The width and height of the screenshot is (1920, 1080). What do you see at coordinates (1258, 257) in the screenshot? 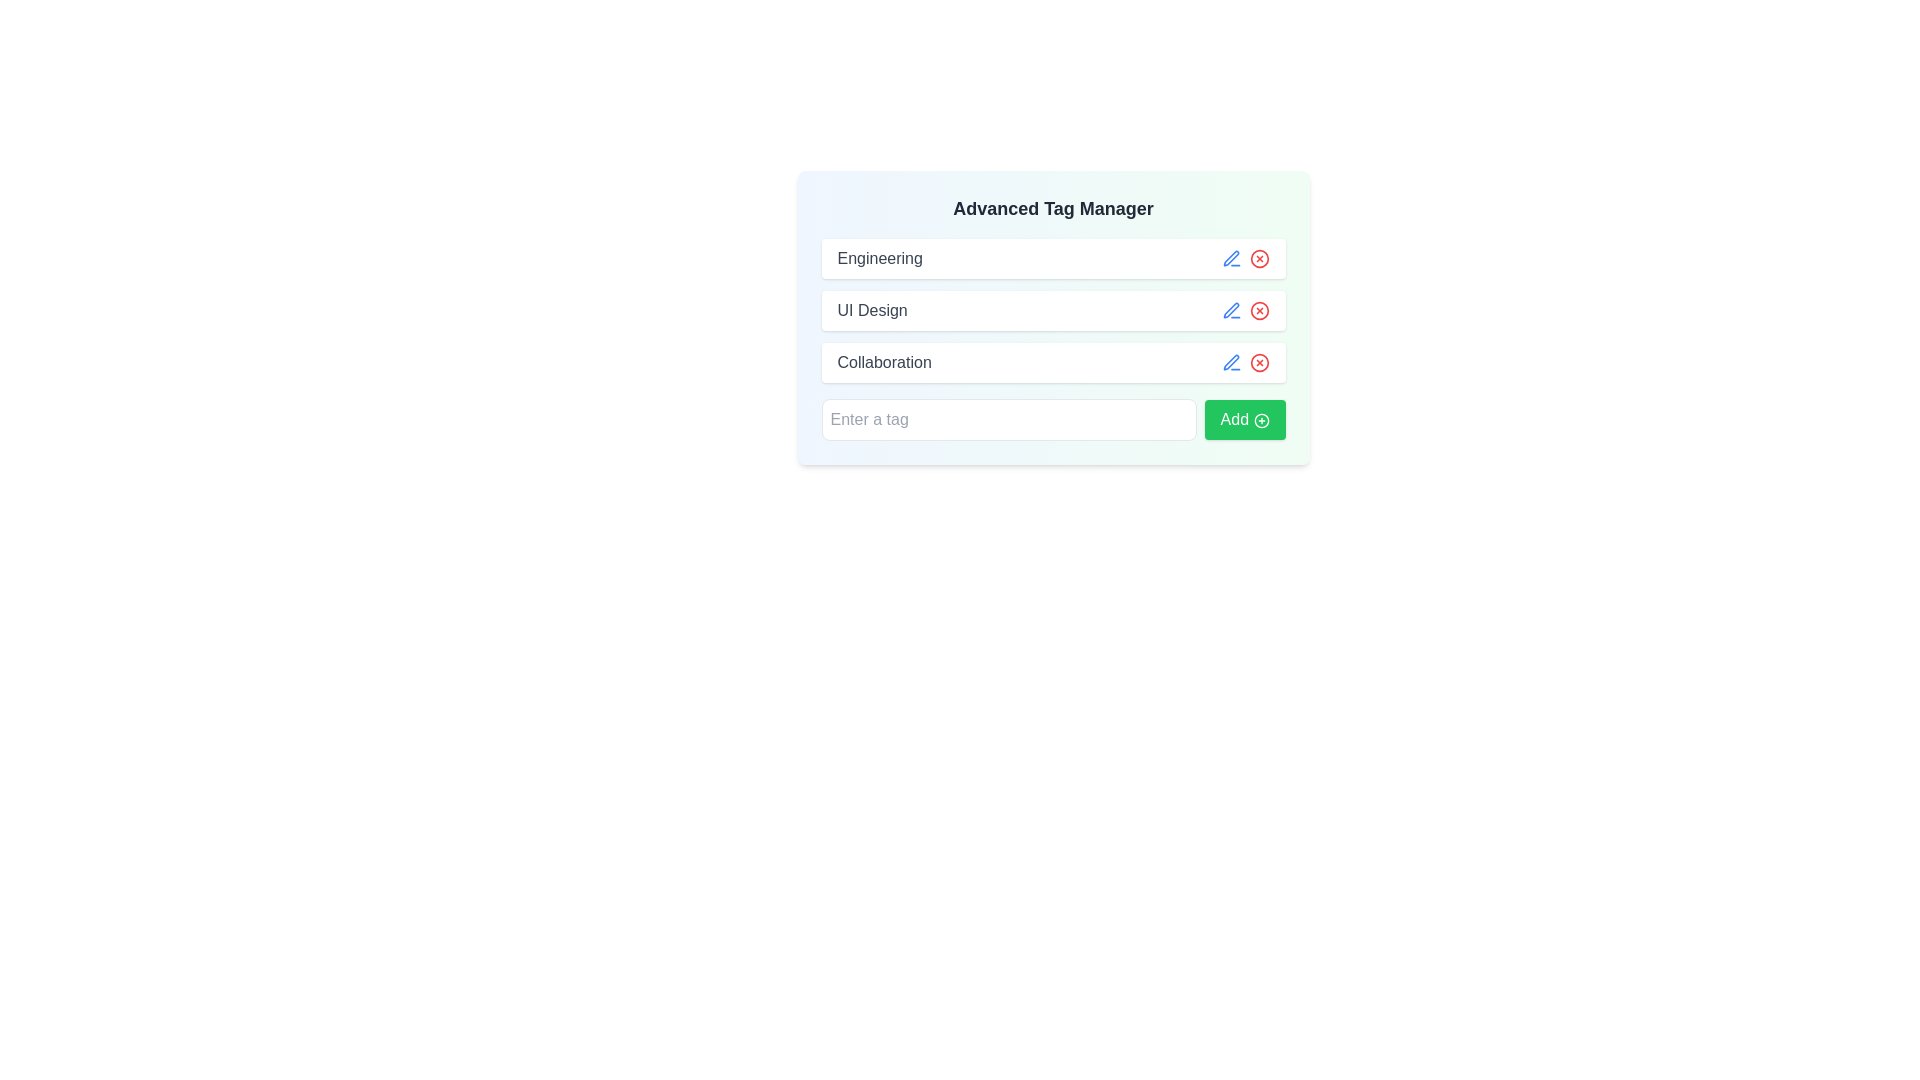
I see `the clear or delete icon (circle with 'X') located in the top right corner of the 'Engineering' input field` at bounding box center [1258, 257].